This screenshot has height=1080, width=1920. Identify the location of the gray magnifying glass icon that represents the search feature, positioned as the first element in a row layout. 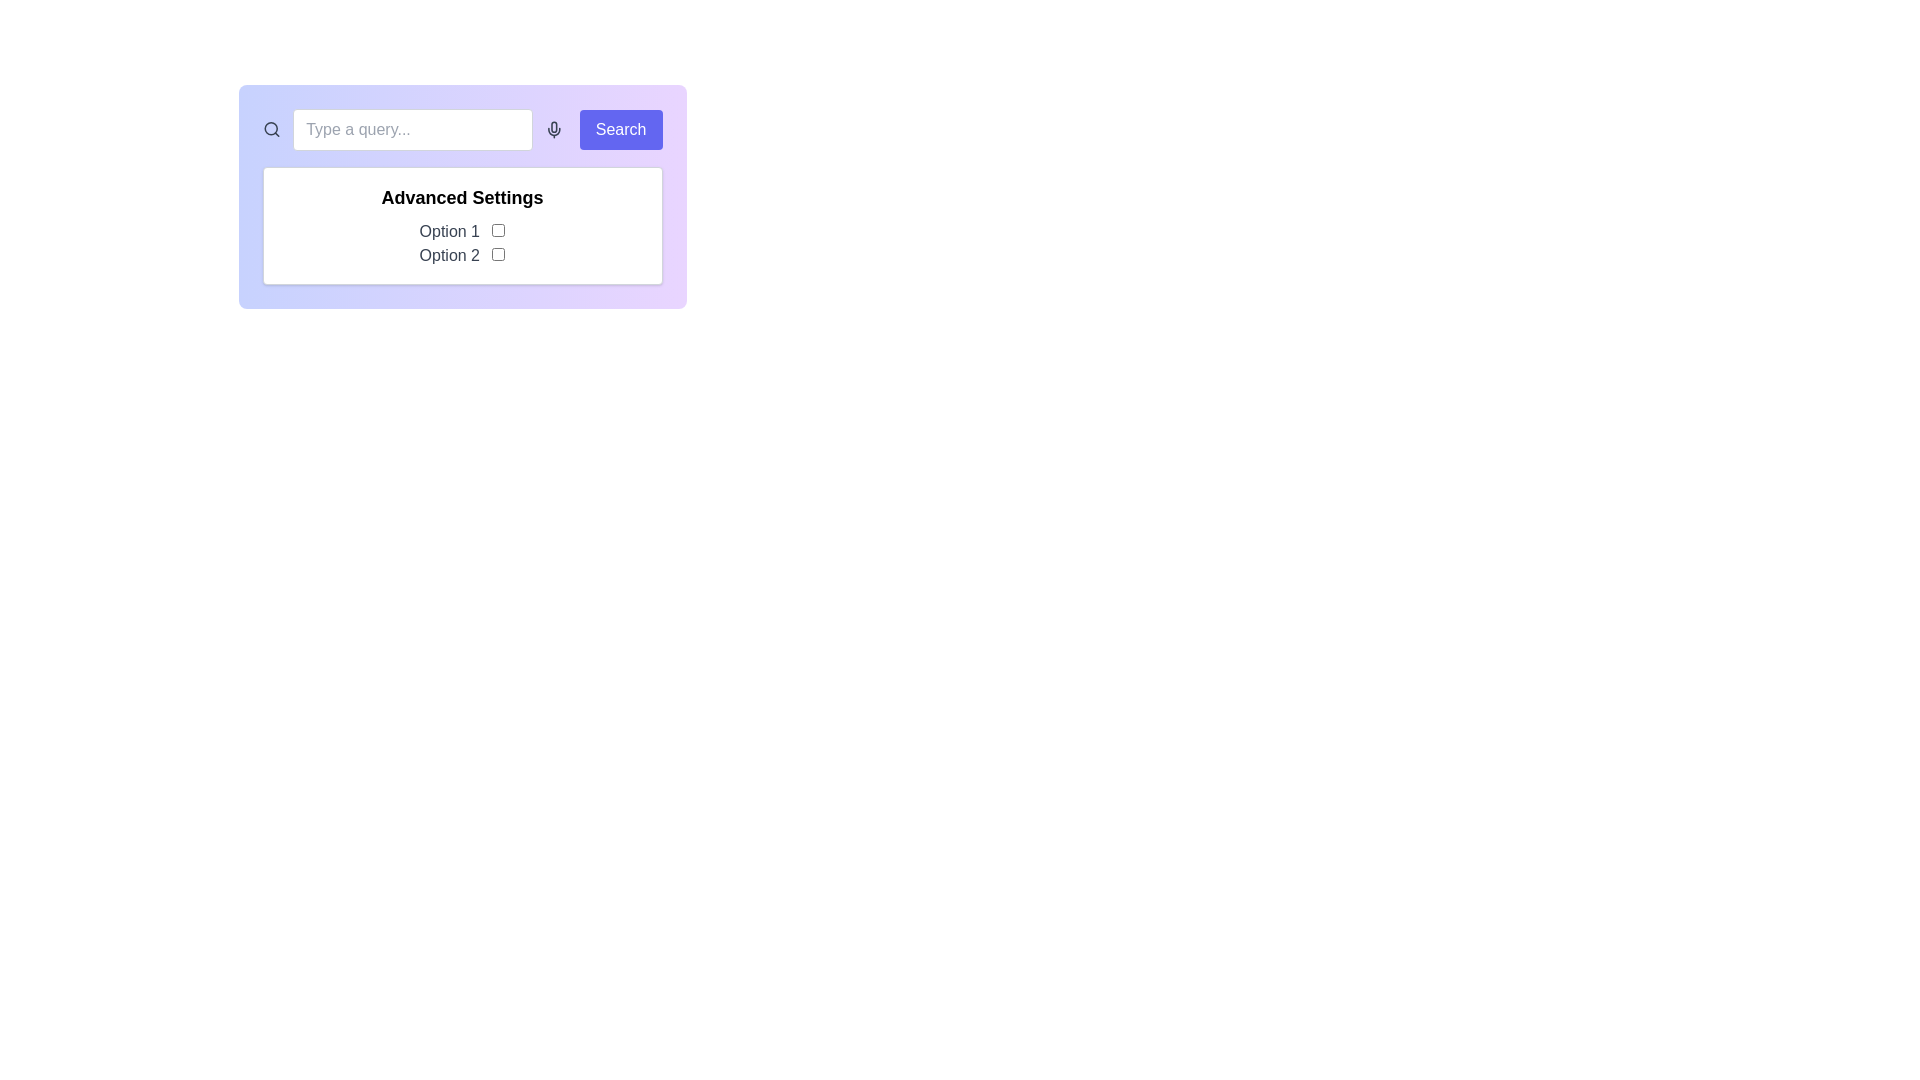
(270, 130).